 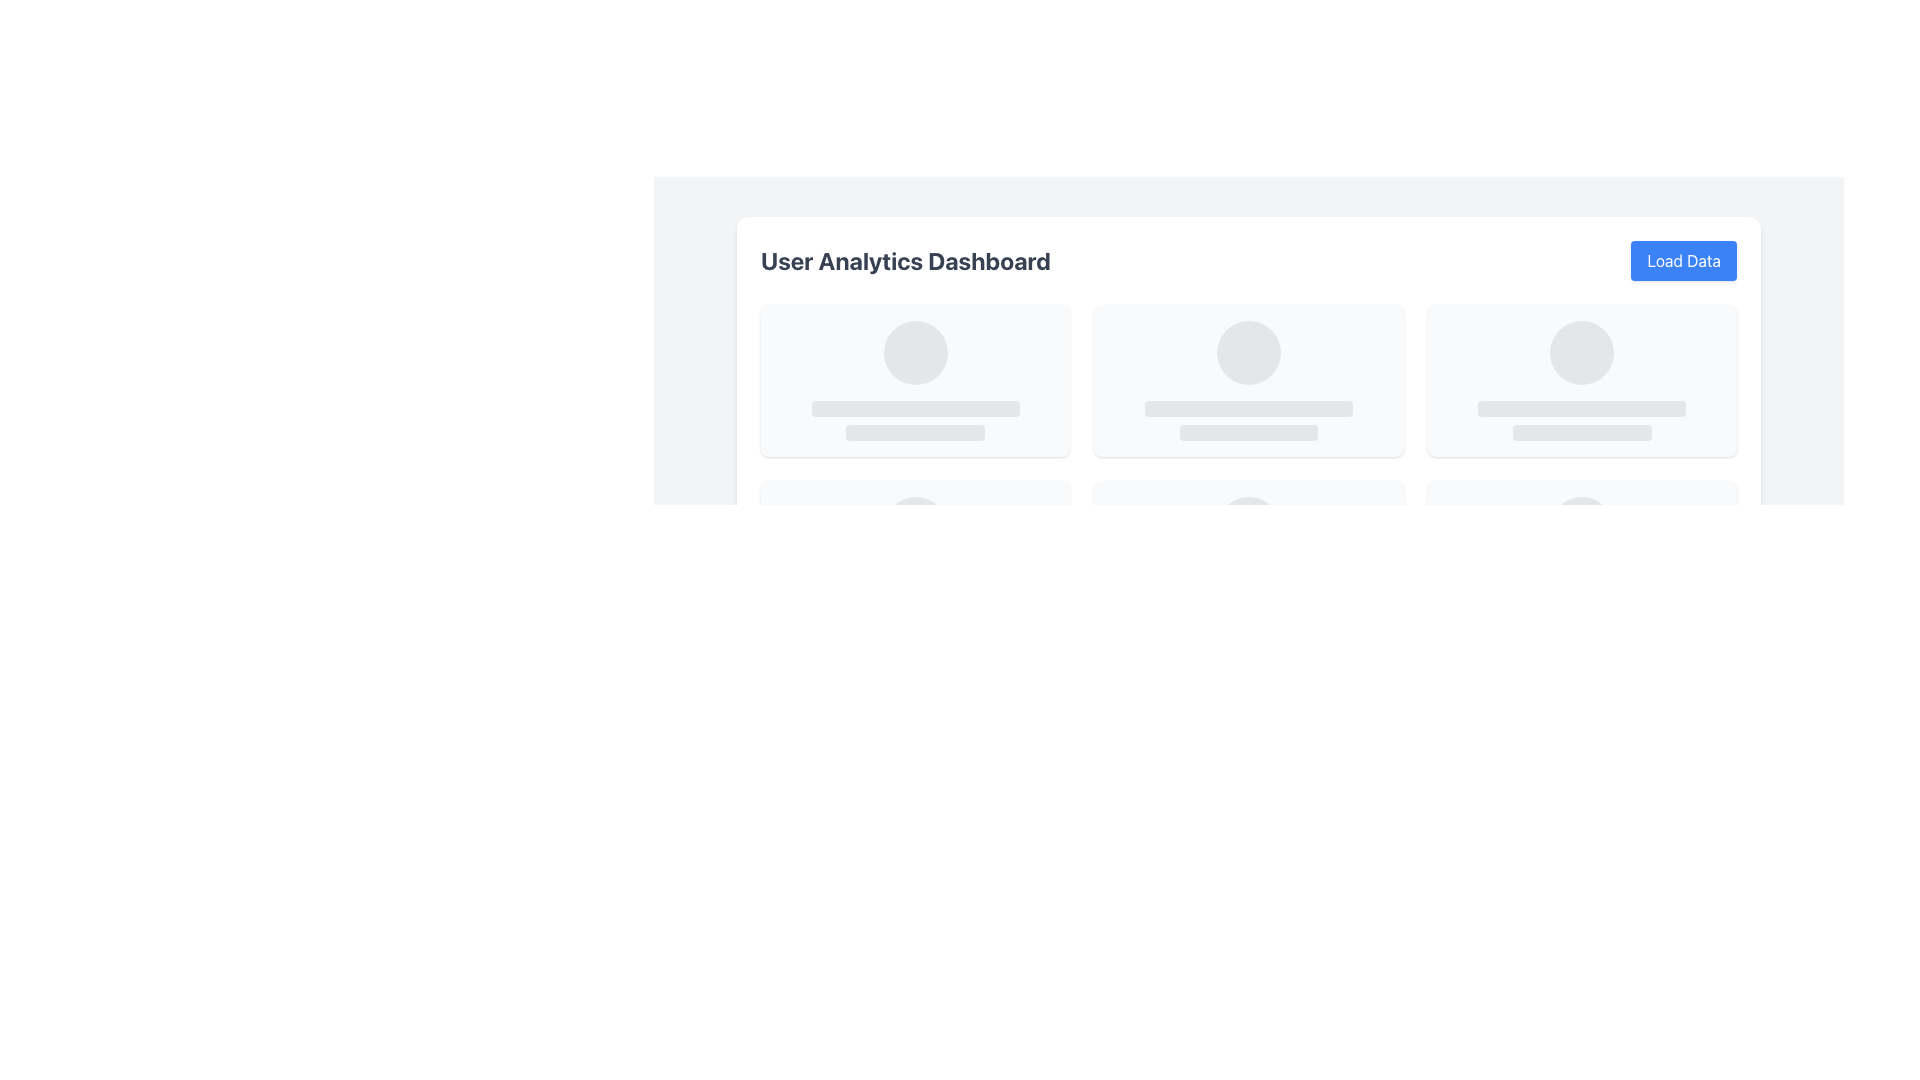 I want to click on title 'User Analytics Dashboard' from the Composite element located at the upper section of the dashboard interface, so click(x=1247, y=260).